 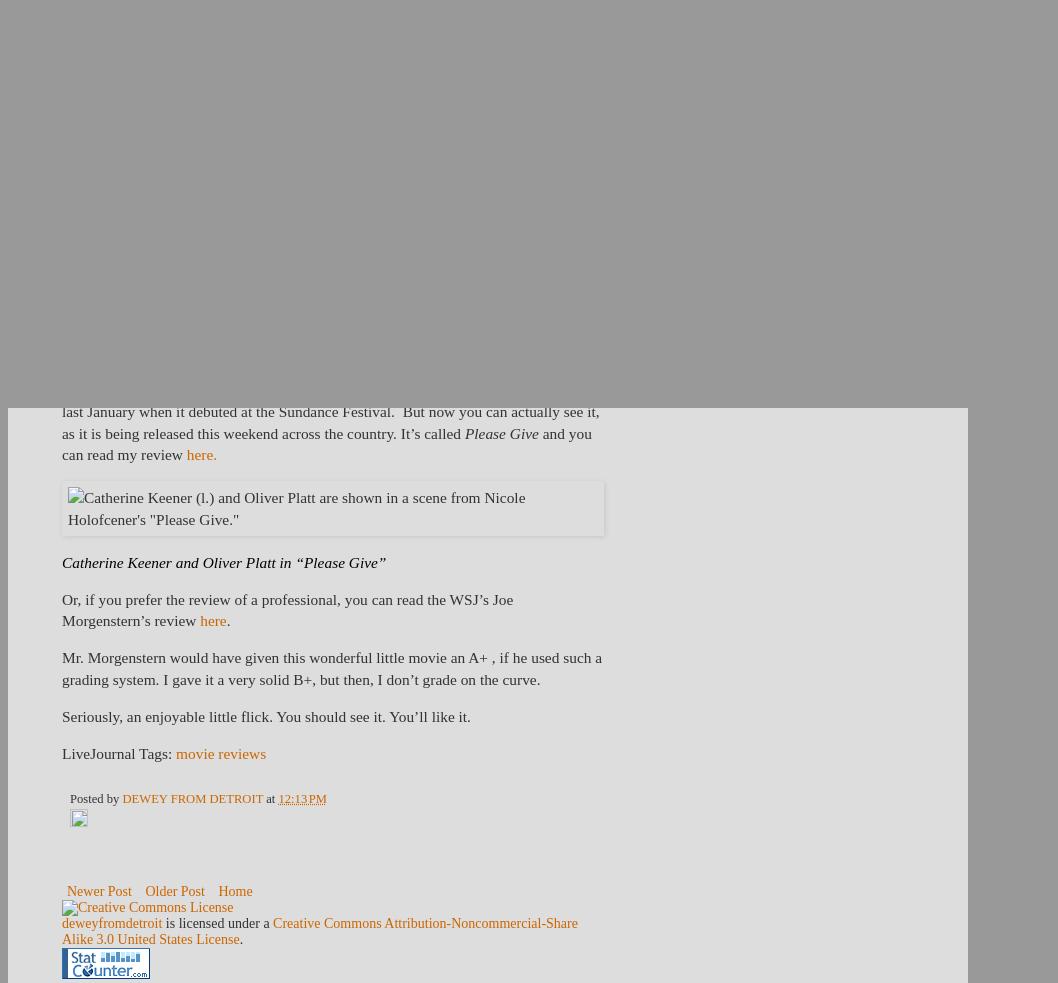 What do you see at coordinates (66, 891) in the screenshot?
I see `'Newer Post'` at bounding box center [66, 891].